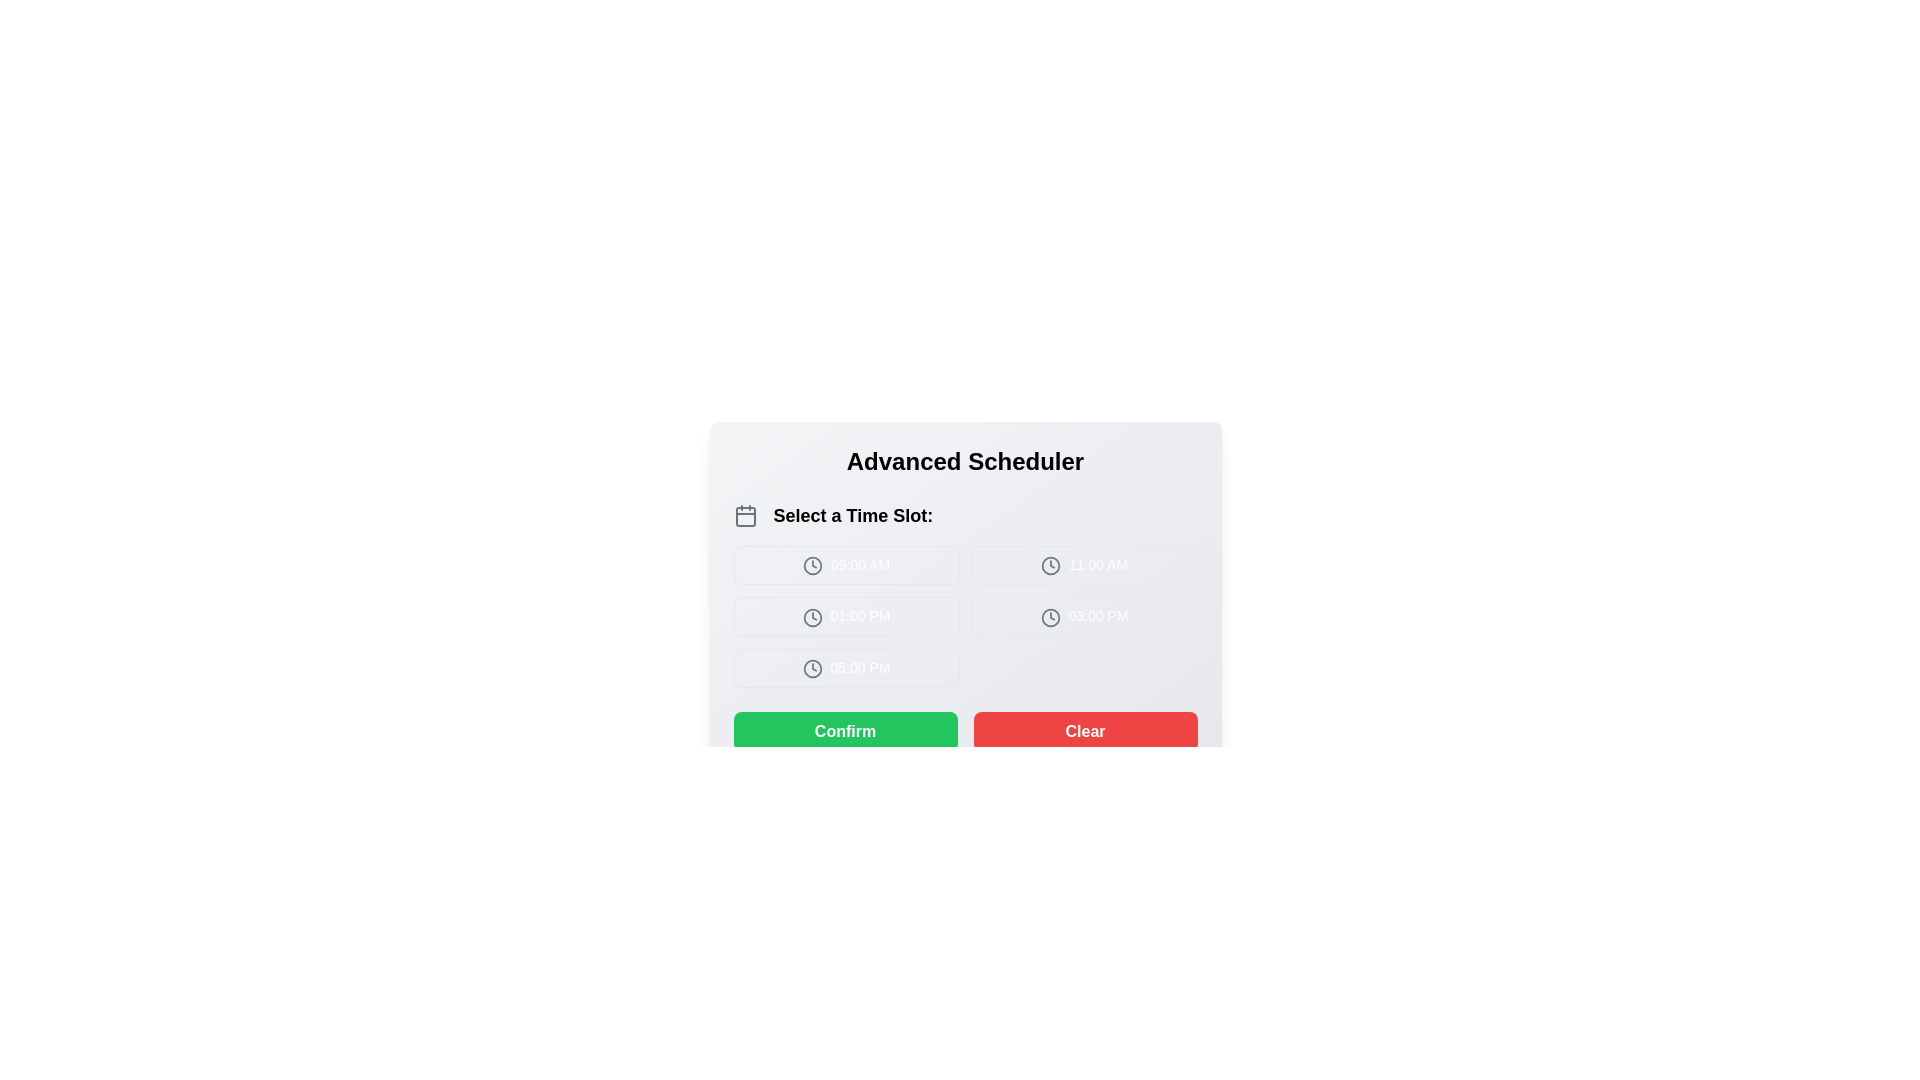  I want to click on the decorative clock icon located to the left of the text '09:00 AM' in the first row of the time slots section, so click(812, 566).